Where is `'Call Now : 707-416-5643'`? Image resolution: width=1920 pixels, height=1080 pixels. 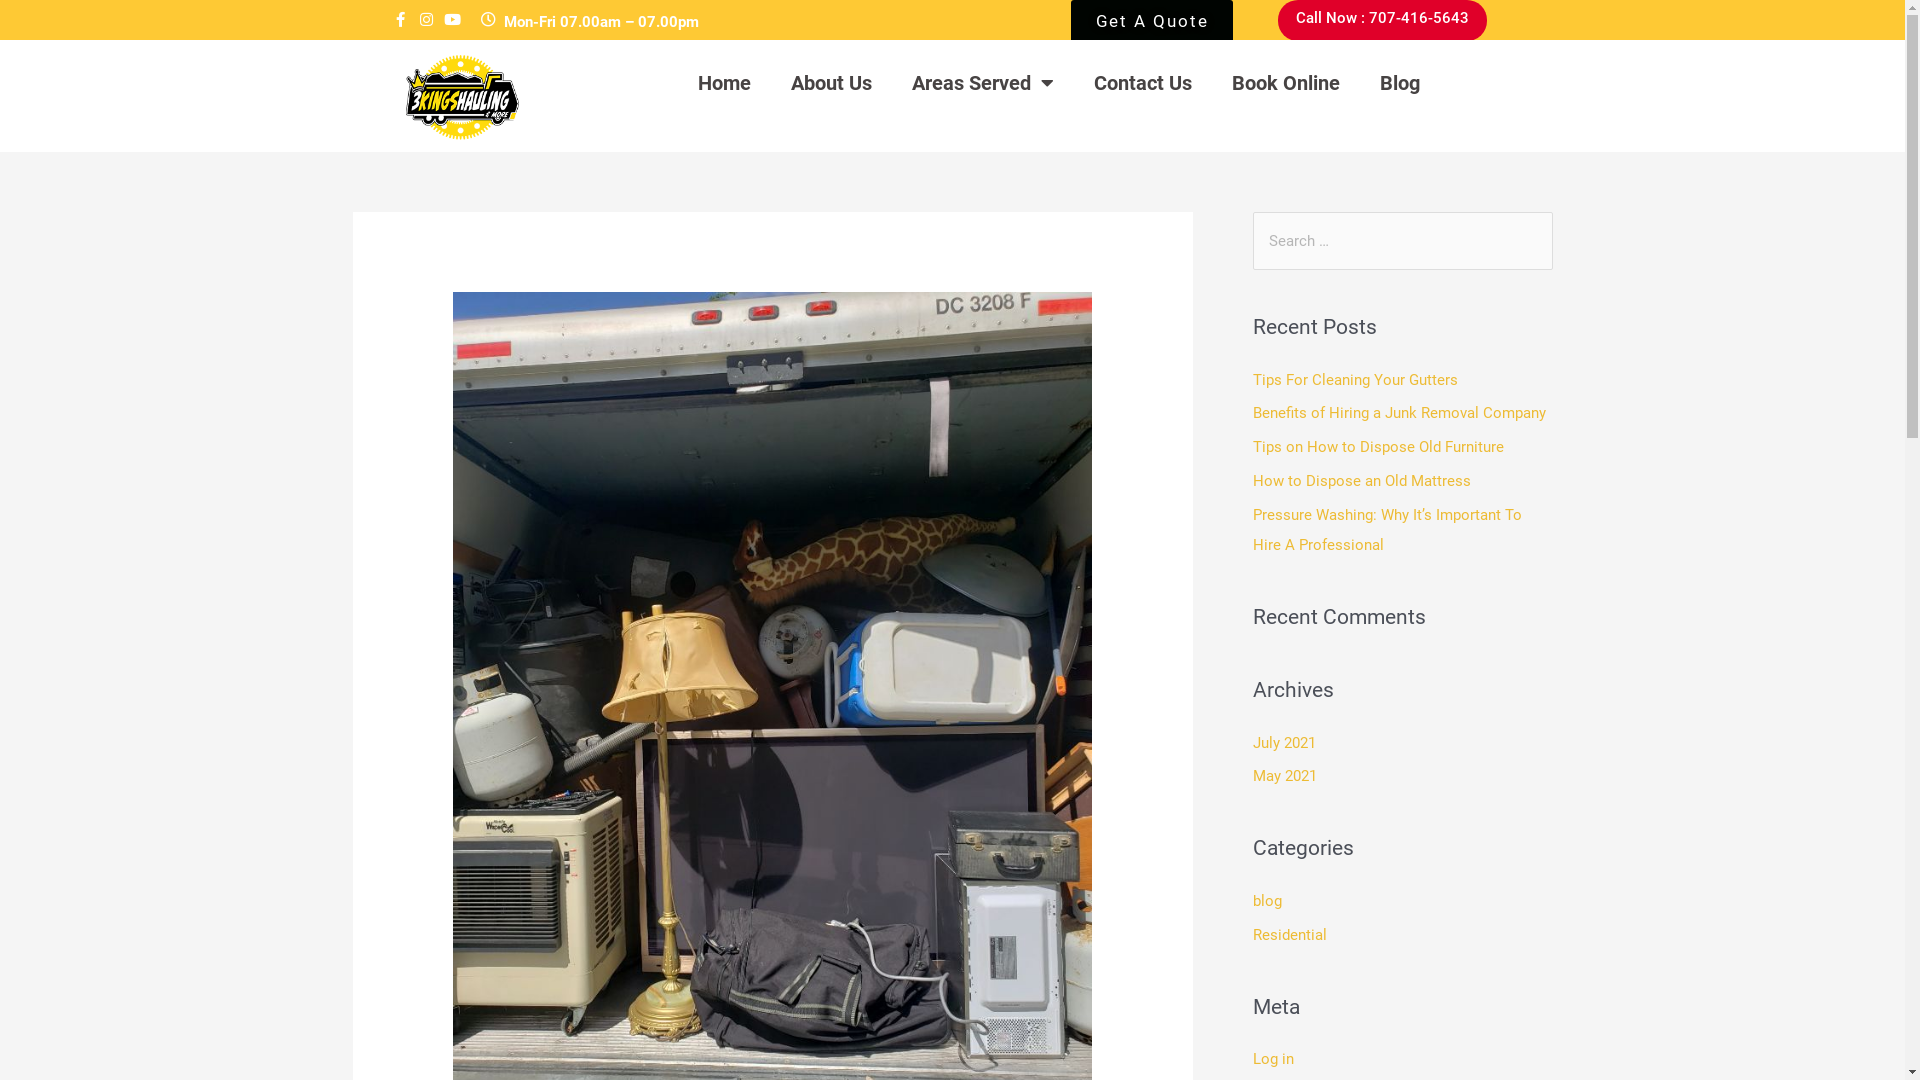
'Call Now : 707-416-5643' is located at coordinates (1381, 20).